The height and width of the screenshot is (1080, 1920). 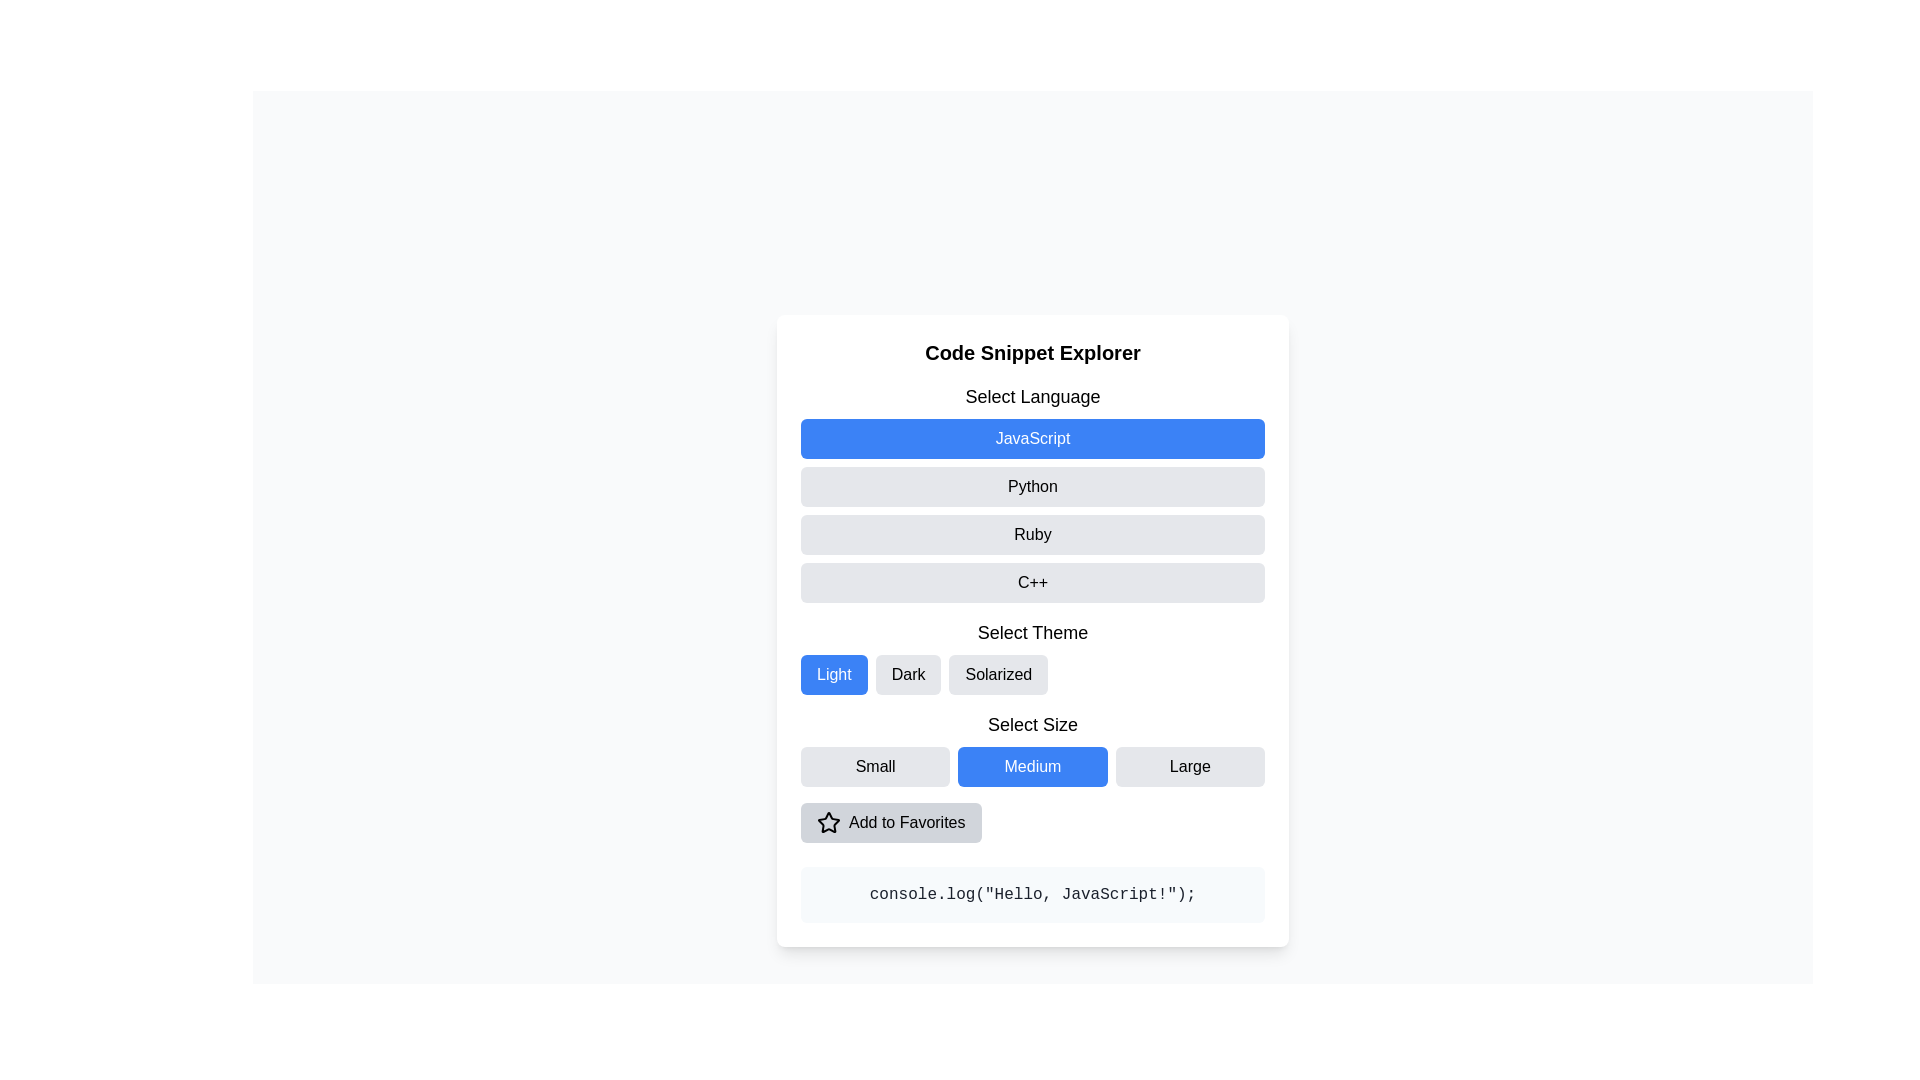 I want to click on the 'Dark' theme selection button, which is the second button from the left under the 'Select Theme' section, so click(x=907, y=675).